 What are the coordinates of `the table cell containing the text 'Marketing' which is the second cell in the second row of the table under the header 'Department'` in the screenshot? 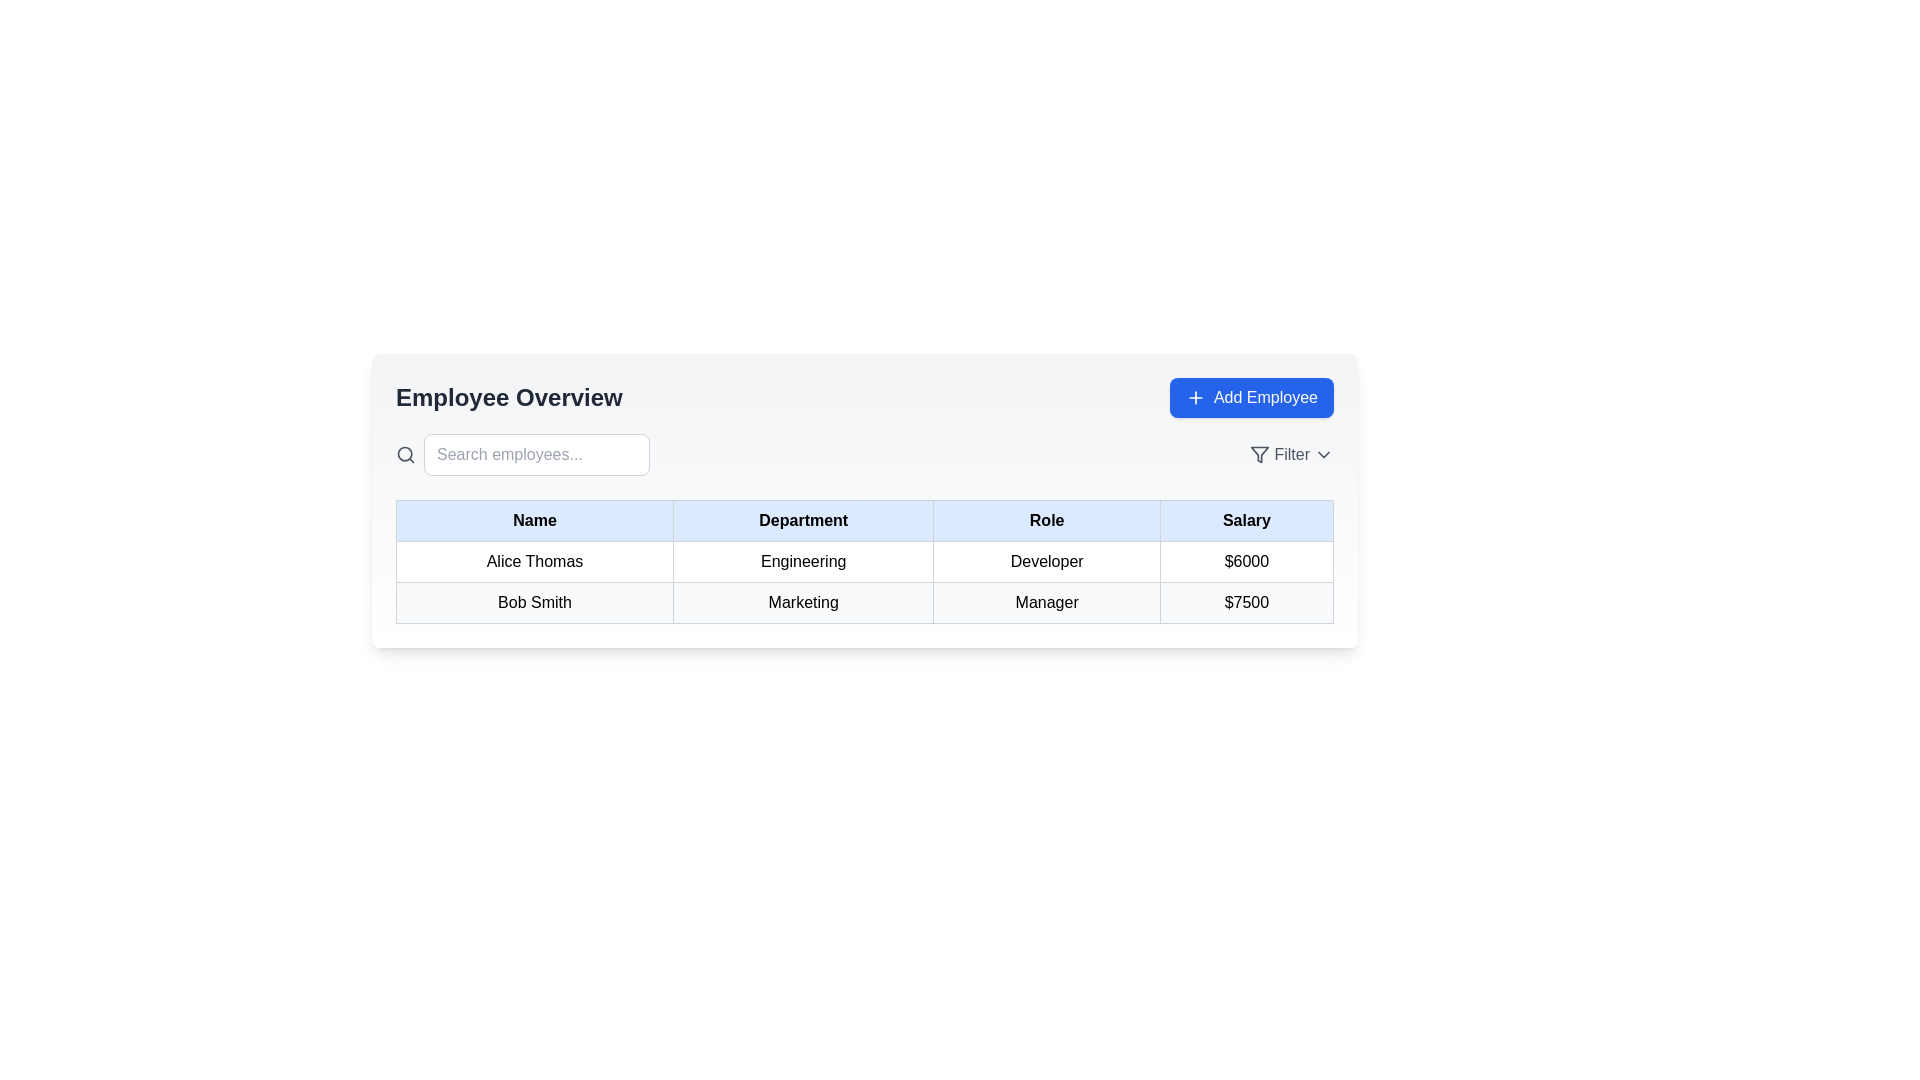 It's located at (803, 601).